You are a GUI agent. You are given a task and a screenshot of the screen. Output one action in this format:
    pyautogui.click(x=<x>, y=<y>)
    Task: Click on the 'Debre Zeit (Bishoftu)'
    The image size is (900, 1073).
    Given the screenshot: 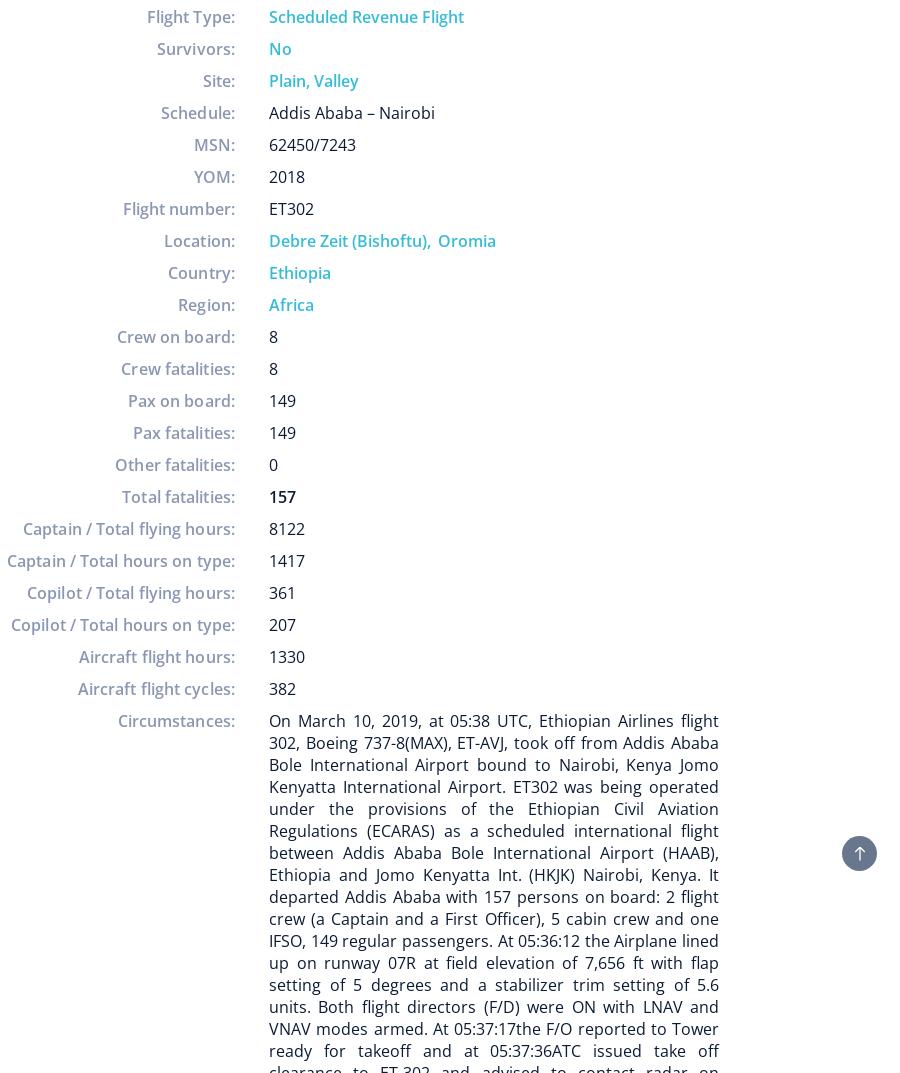 What is the action you would take?
    pyautogui.click(x=348, y=239)
    